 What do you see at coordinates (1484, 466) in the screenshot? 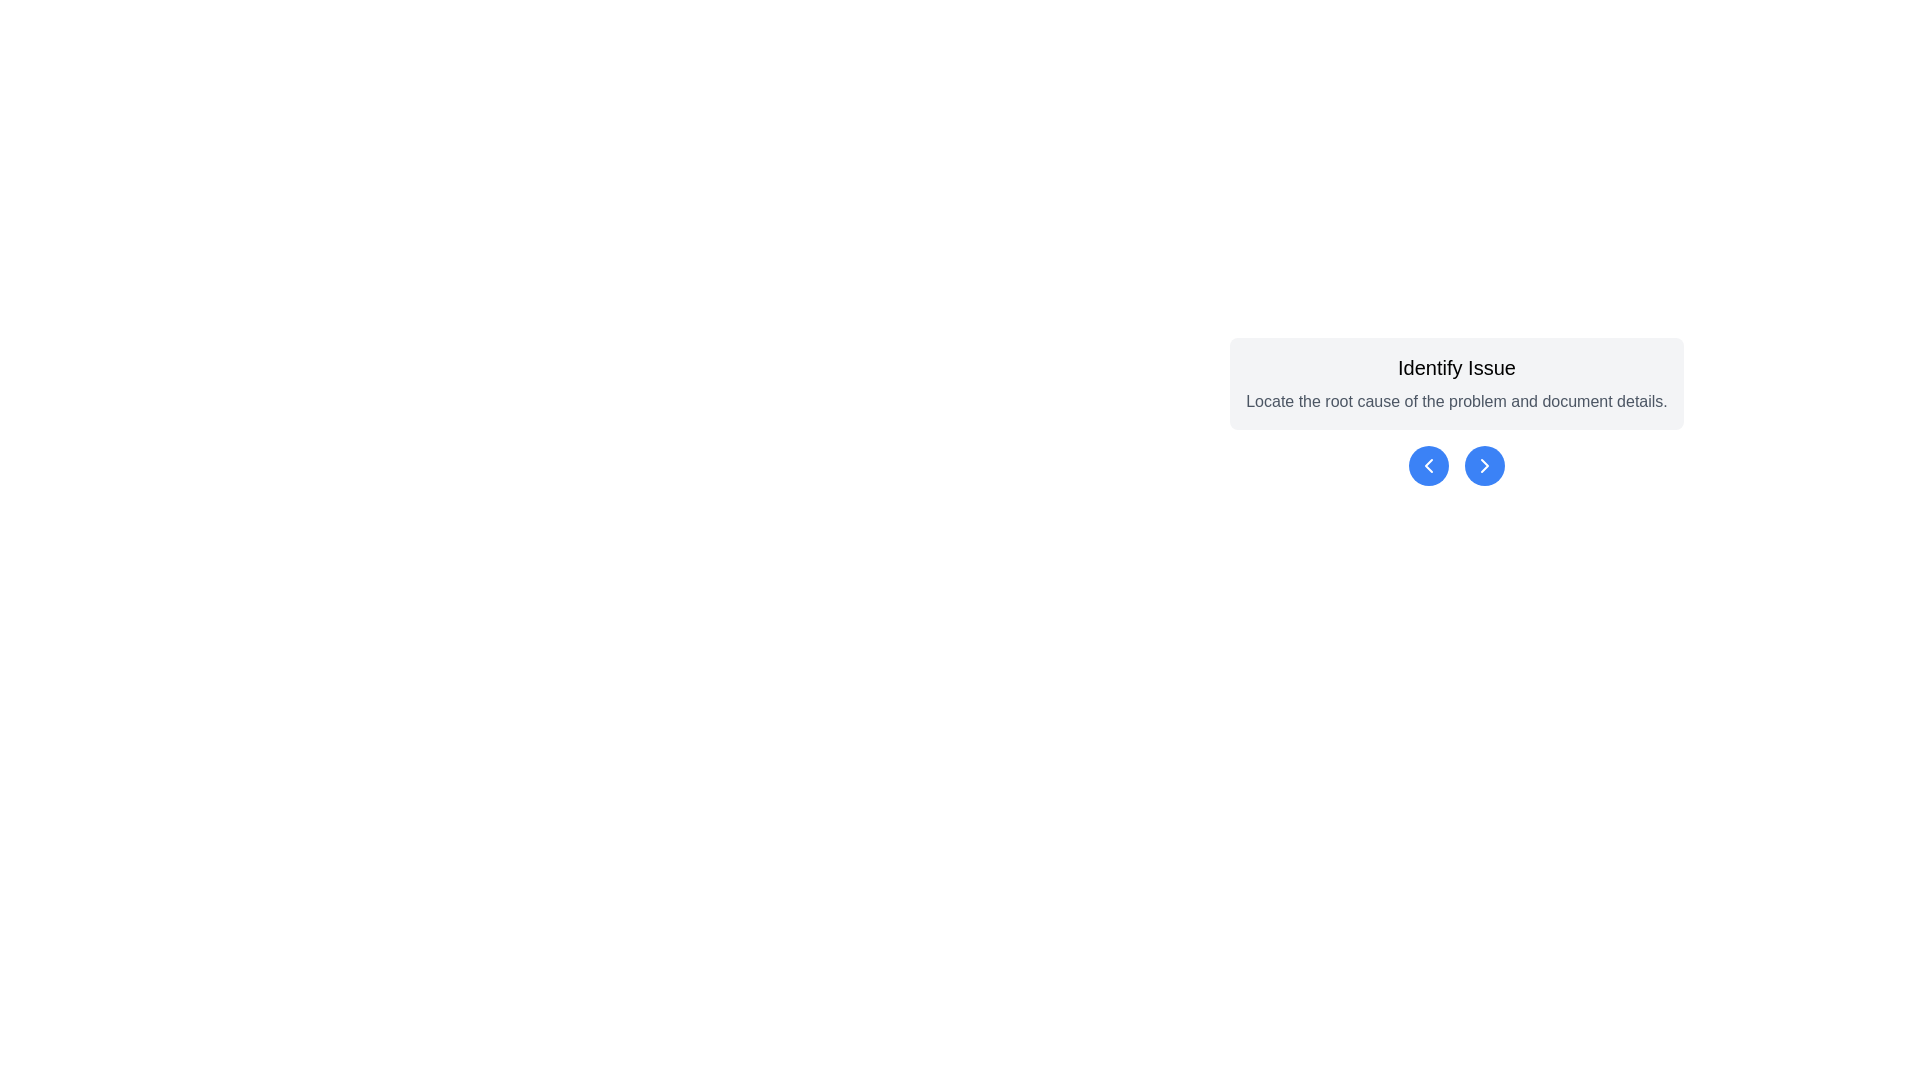
I see `the rightward-facing chevron icon within the blue circular button located next to the leftward-facing chevron button under the 'Identify Issue' text` at bounding box center [1484, 466].